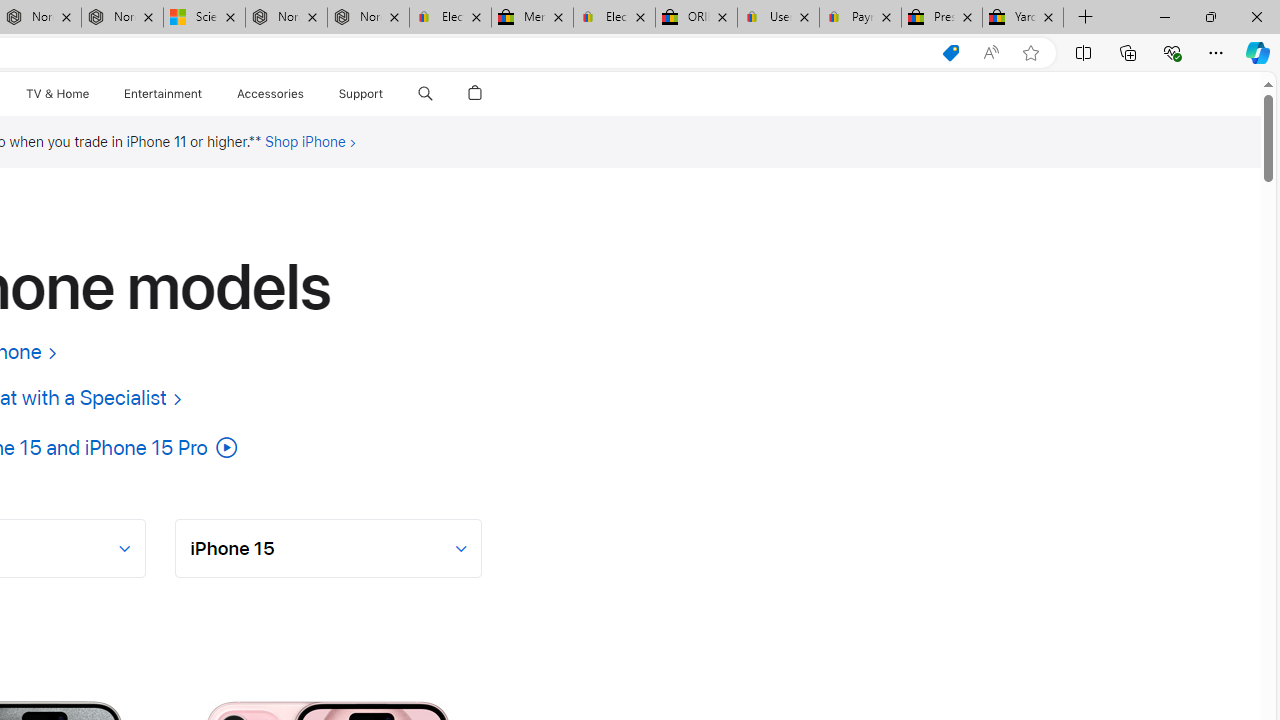 This screenshot has width=1280, height=720. Describe the element at coordinates (56, 93) in the screenshot. I see `'TV & Home'` at that location.